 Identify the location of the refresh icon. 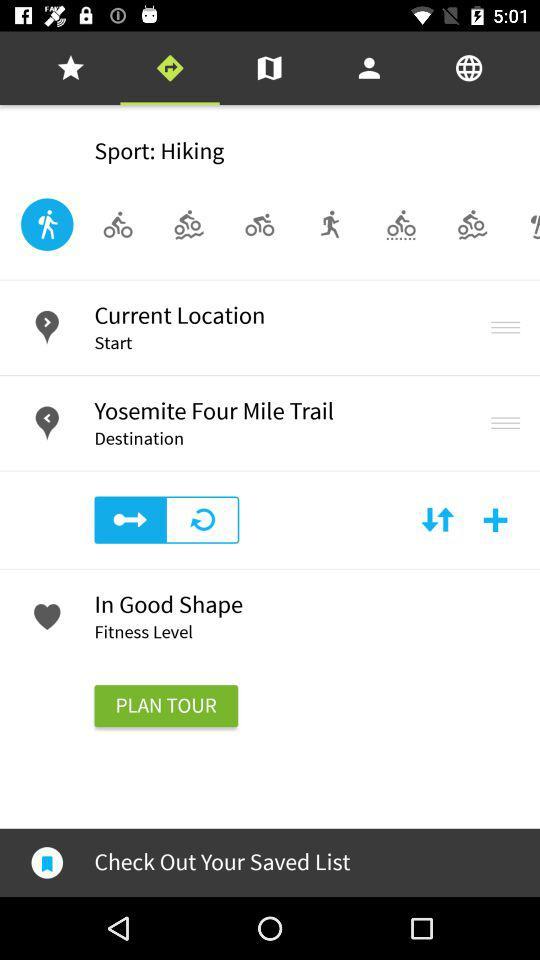
(202, 519).